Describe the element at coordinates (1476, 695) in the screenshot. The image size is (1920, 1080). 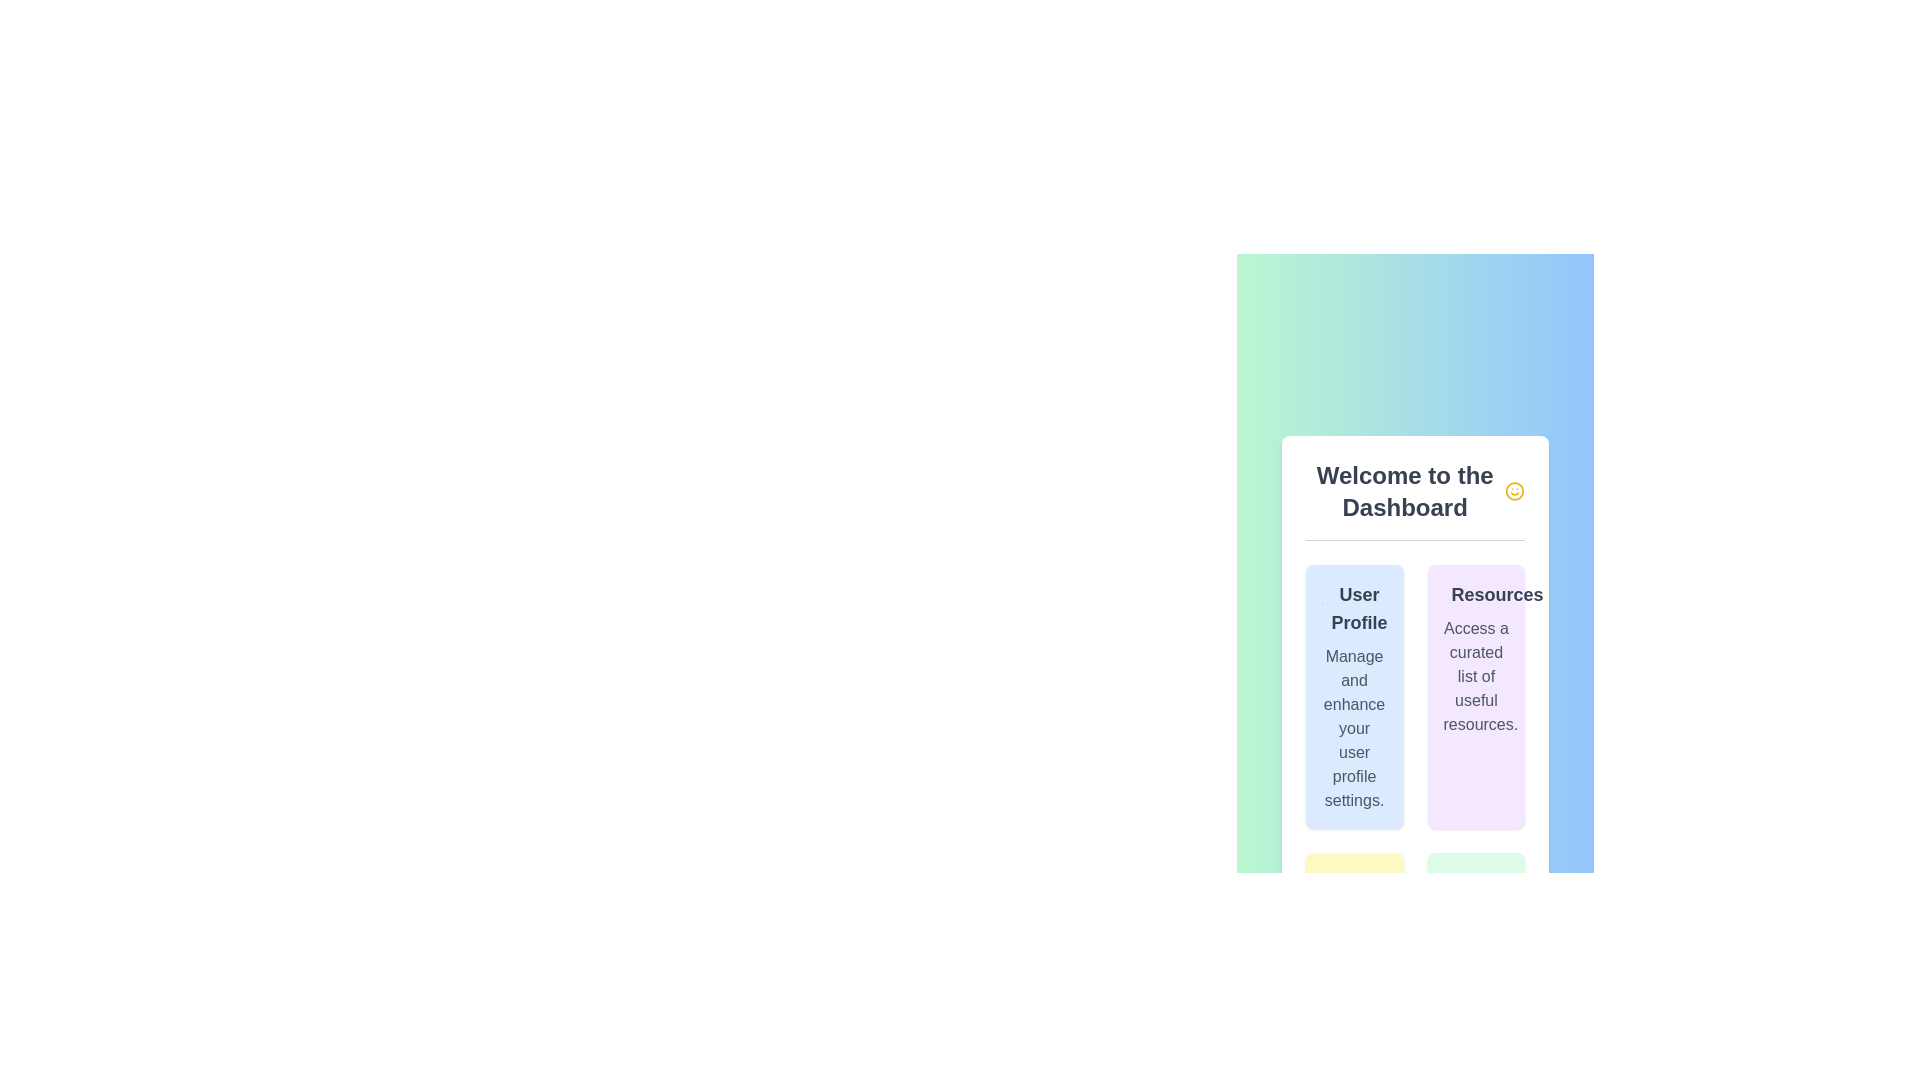
I see `the Informational Card which provides access to a curated collection of resources, located in the top-right quadrant of the grid` at that location.